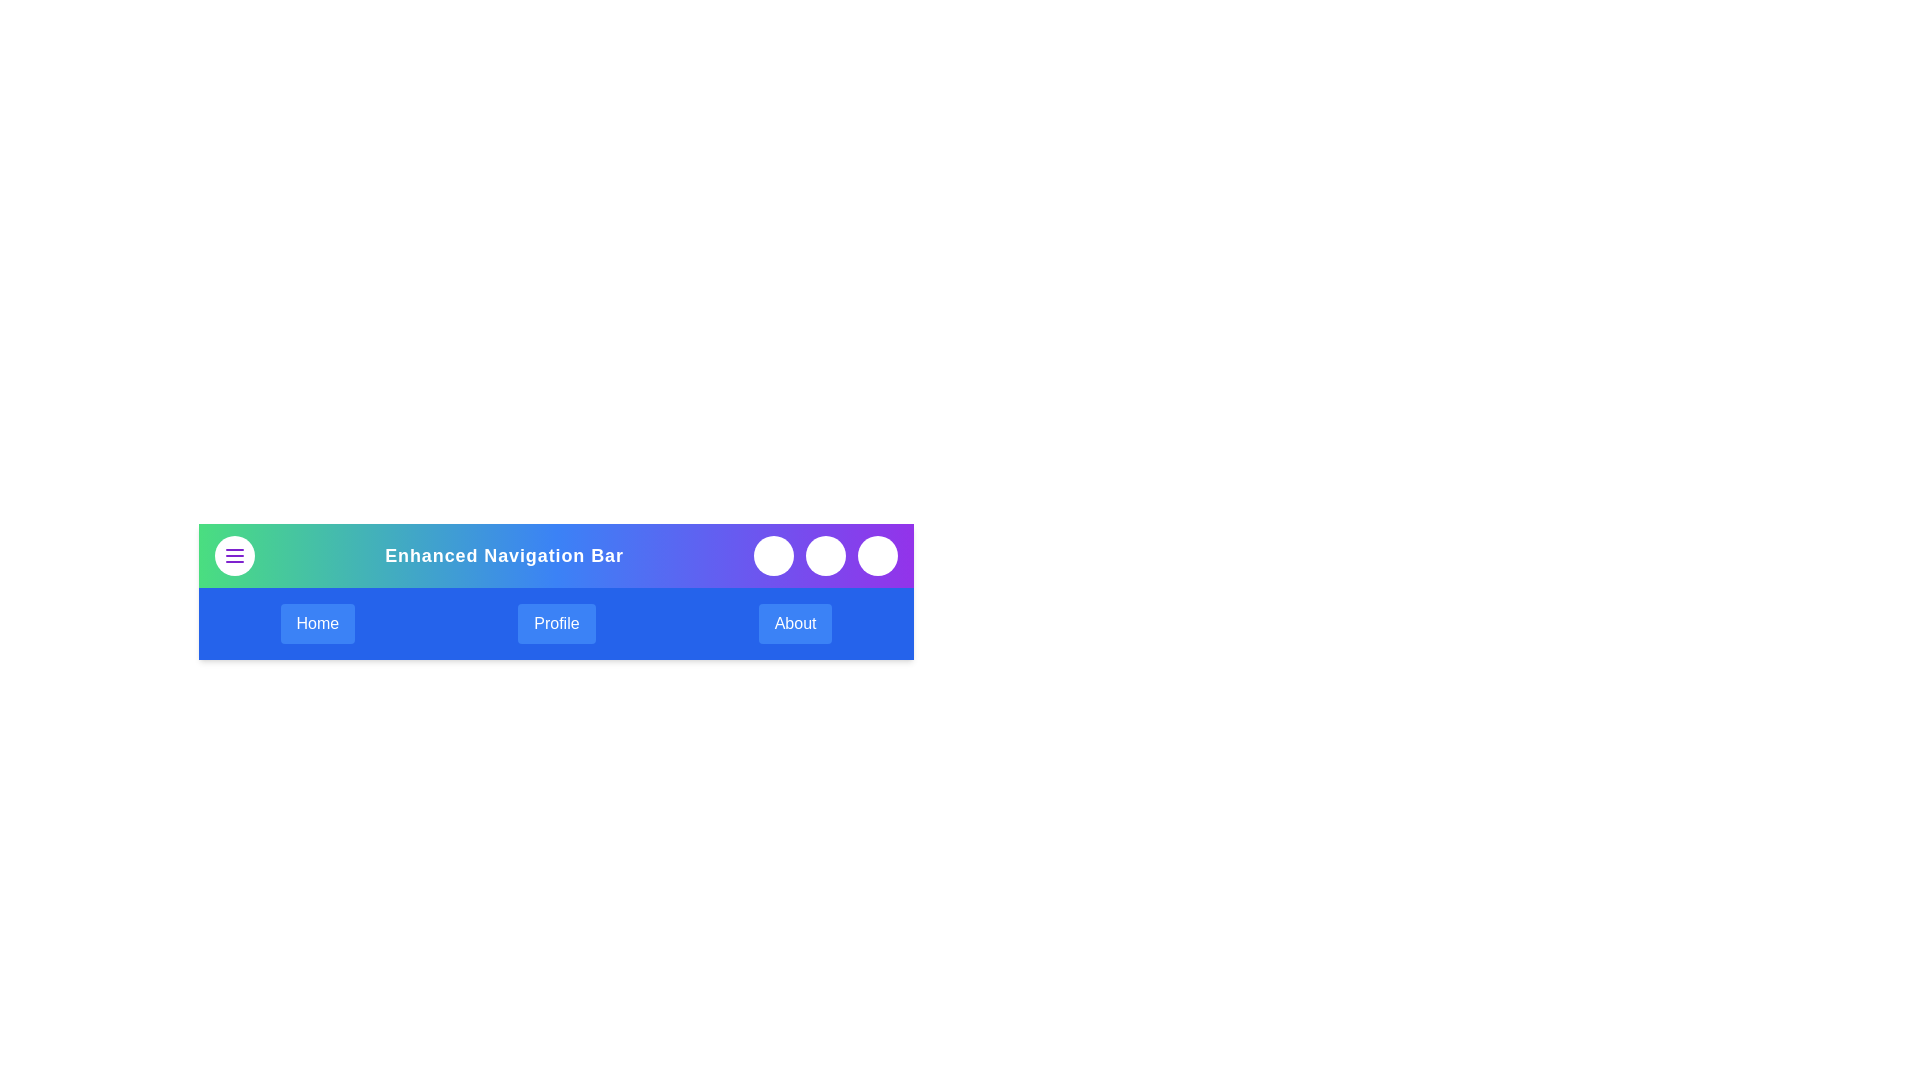  Describe the element at coordinates (825, 555) in the screenshot. I see `the notification button to view alerts` at that location.